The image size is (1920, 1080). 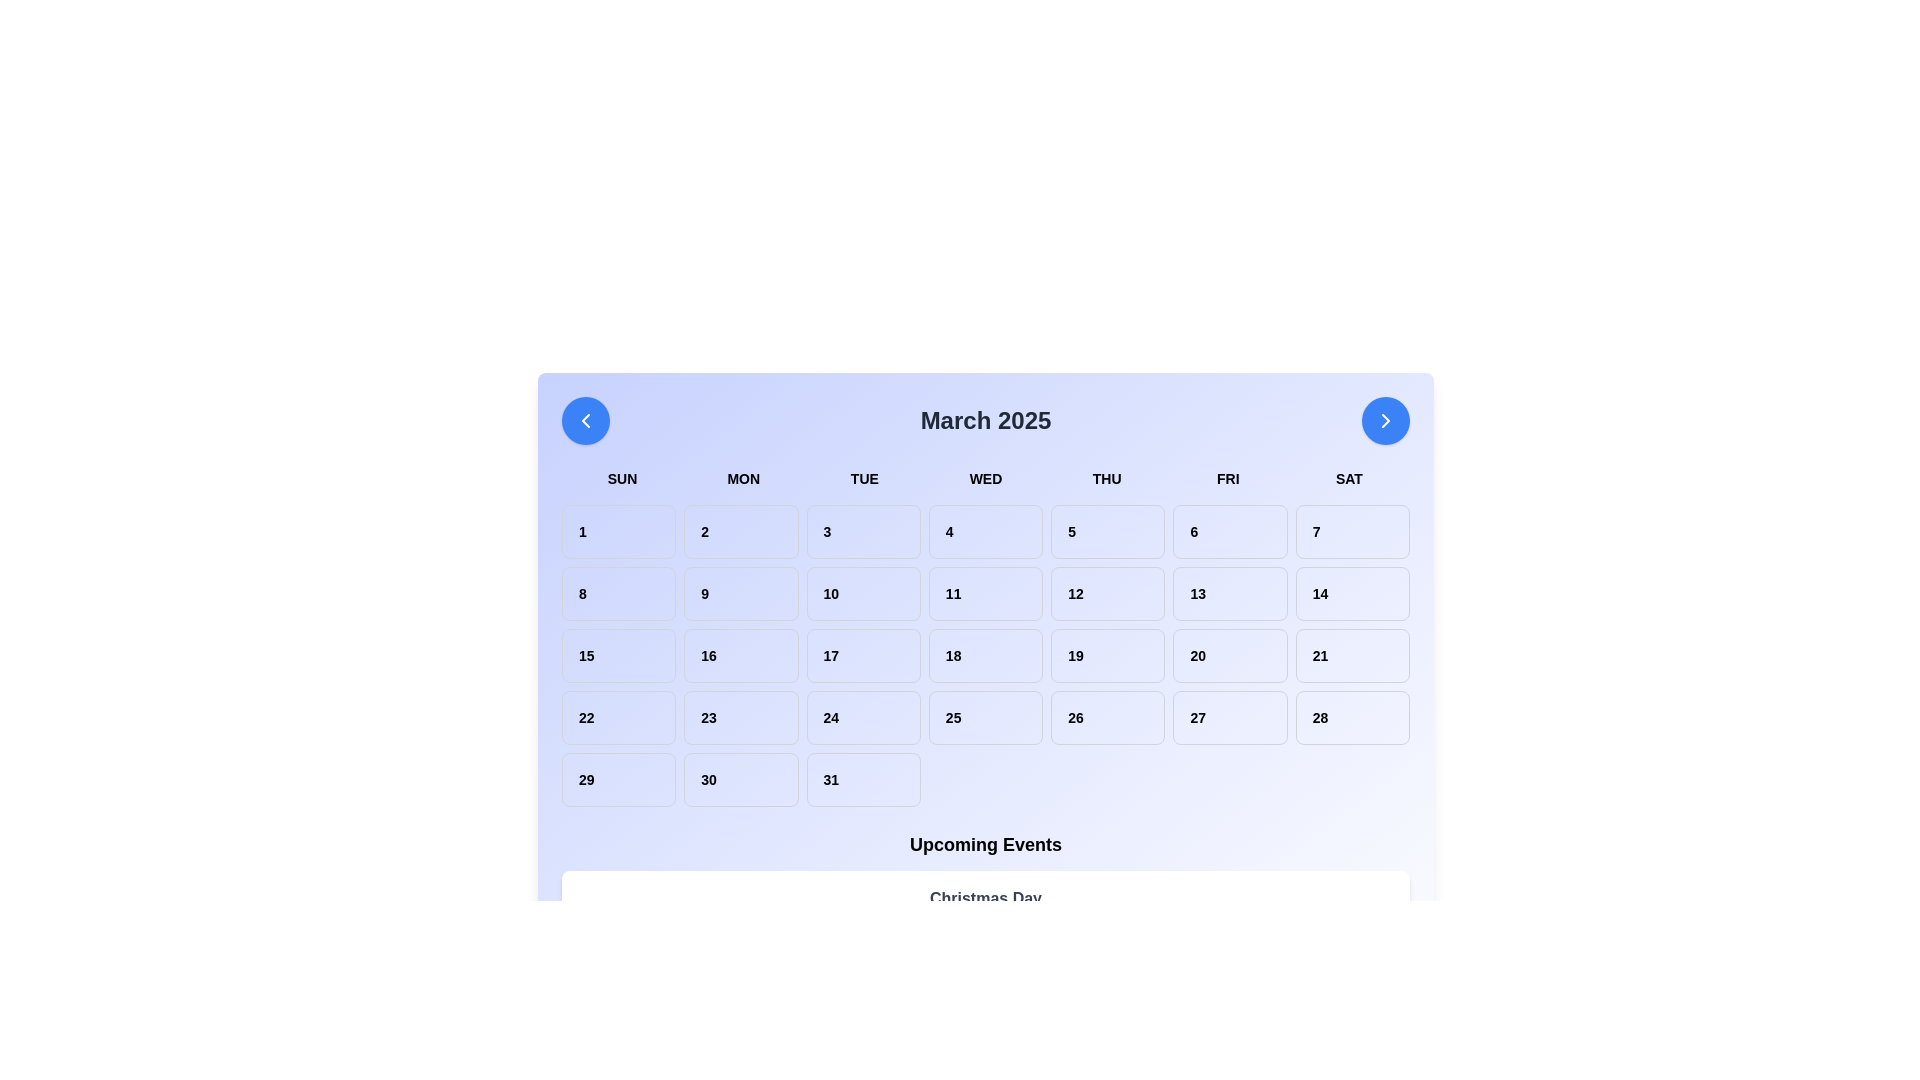 What do you see at coordinates (1352, 593) in the screenshot?
I see `the Button labeled '14' in the calendar layout` at bounding box center [1352, 593].